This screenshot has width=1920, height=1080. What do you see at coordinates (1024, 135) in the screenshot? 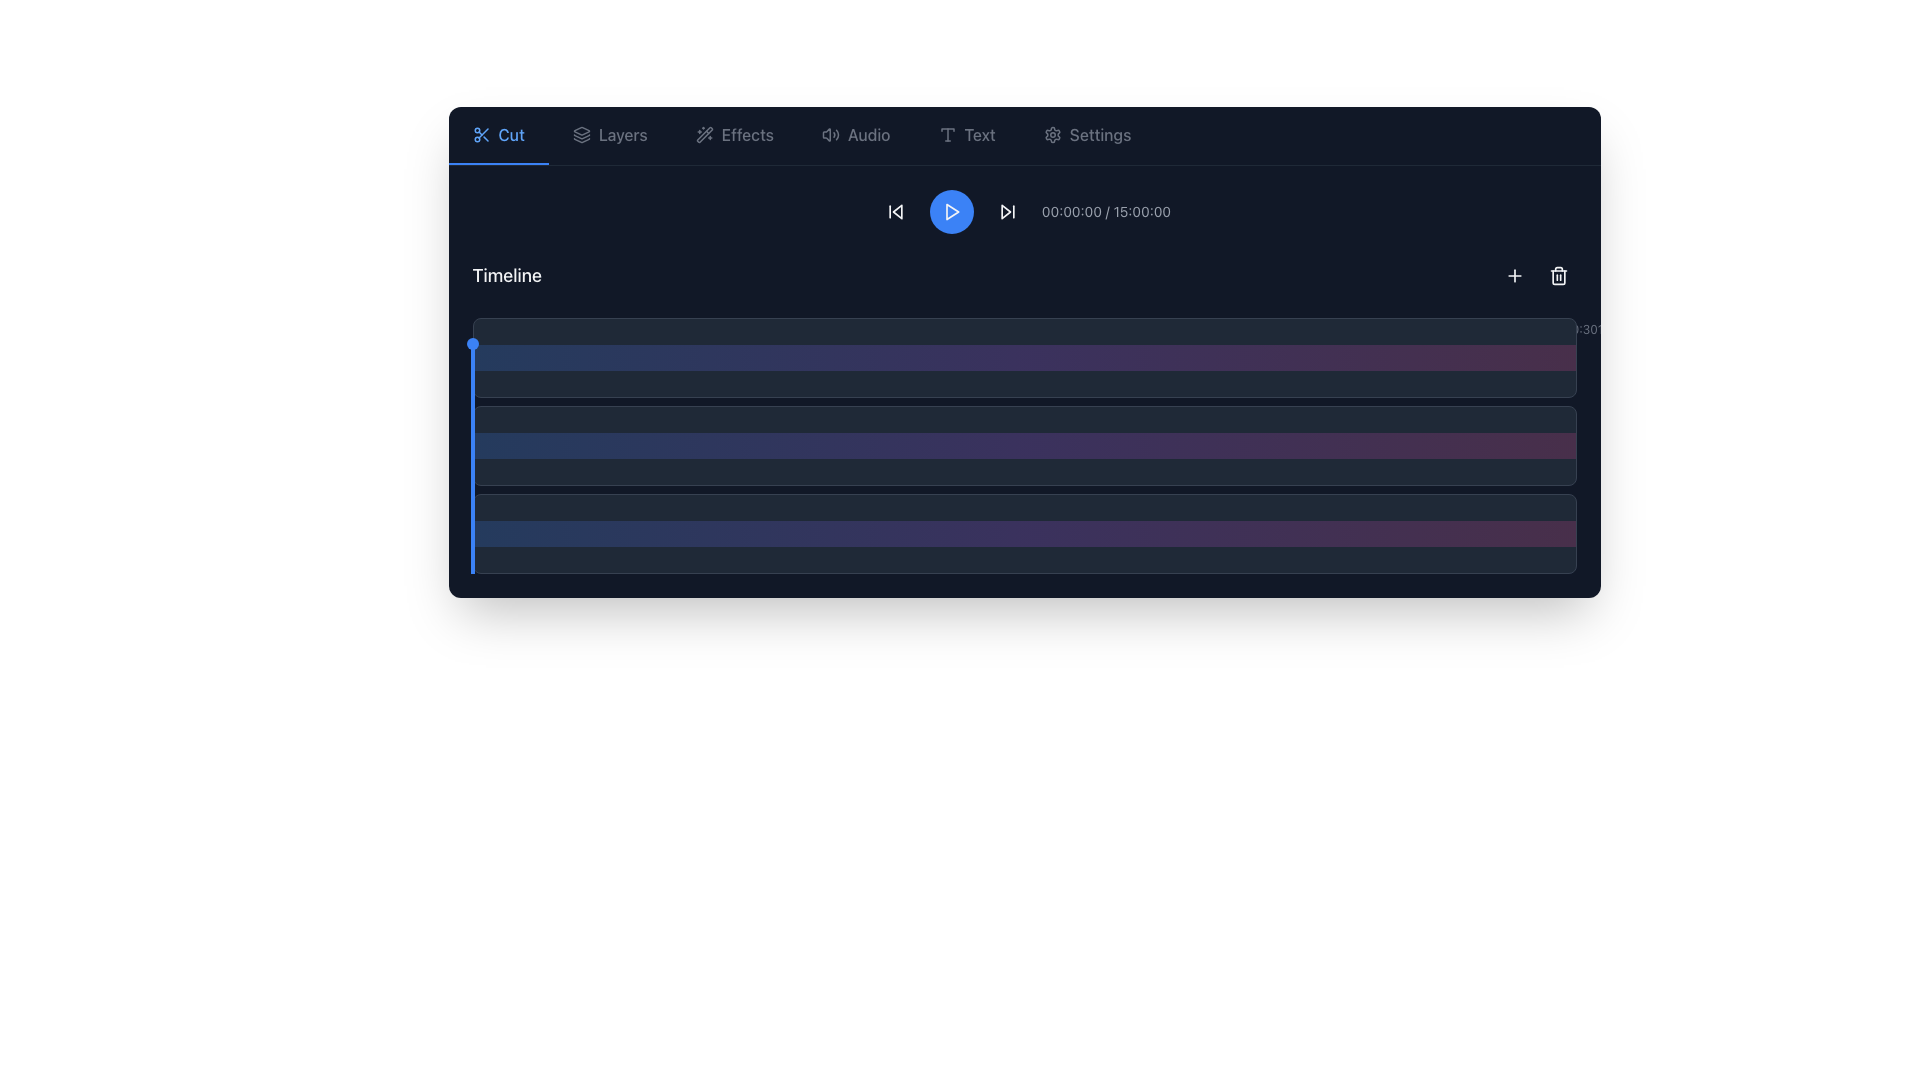
I see `icons on the navigation bar located at the top of the interface for visual cues` at bounding box center [1024, 135].